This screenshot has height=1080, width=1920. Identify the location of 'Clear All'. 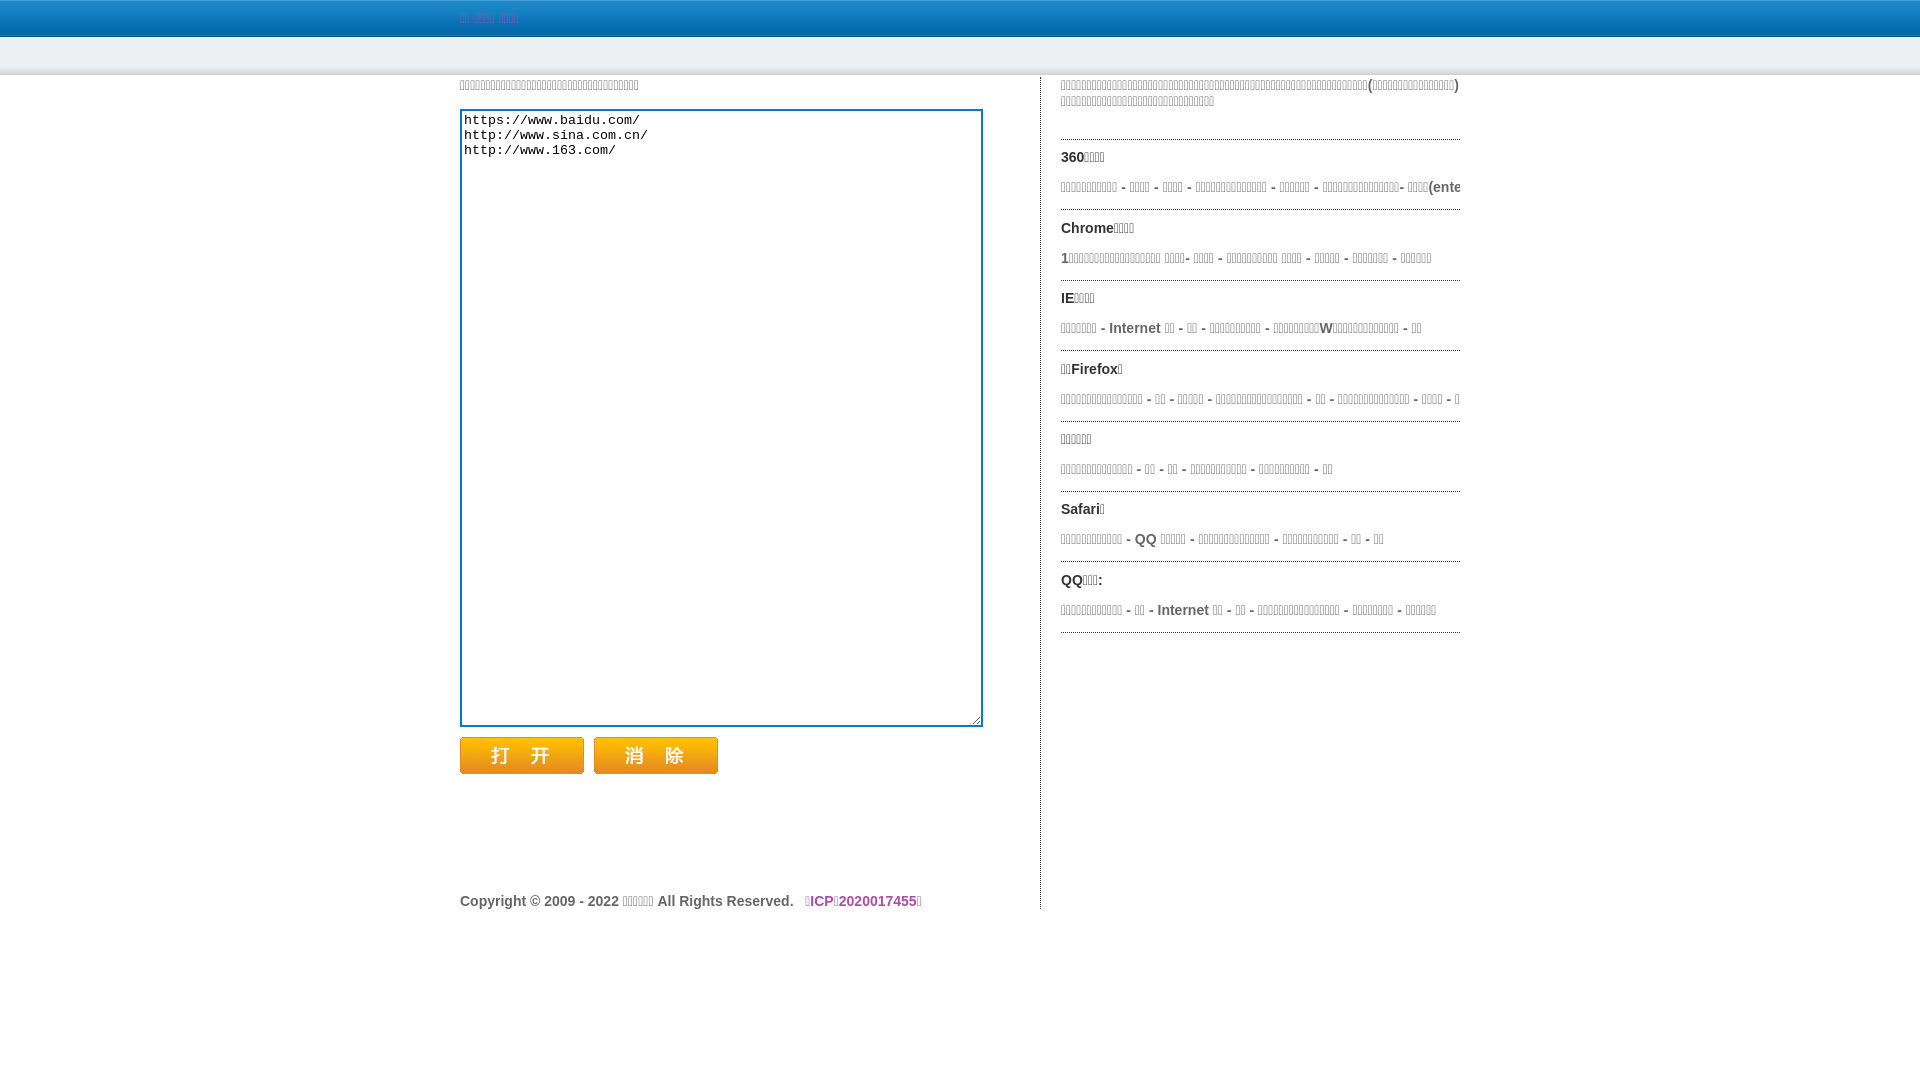
(593, 755).